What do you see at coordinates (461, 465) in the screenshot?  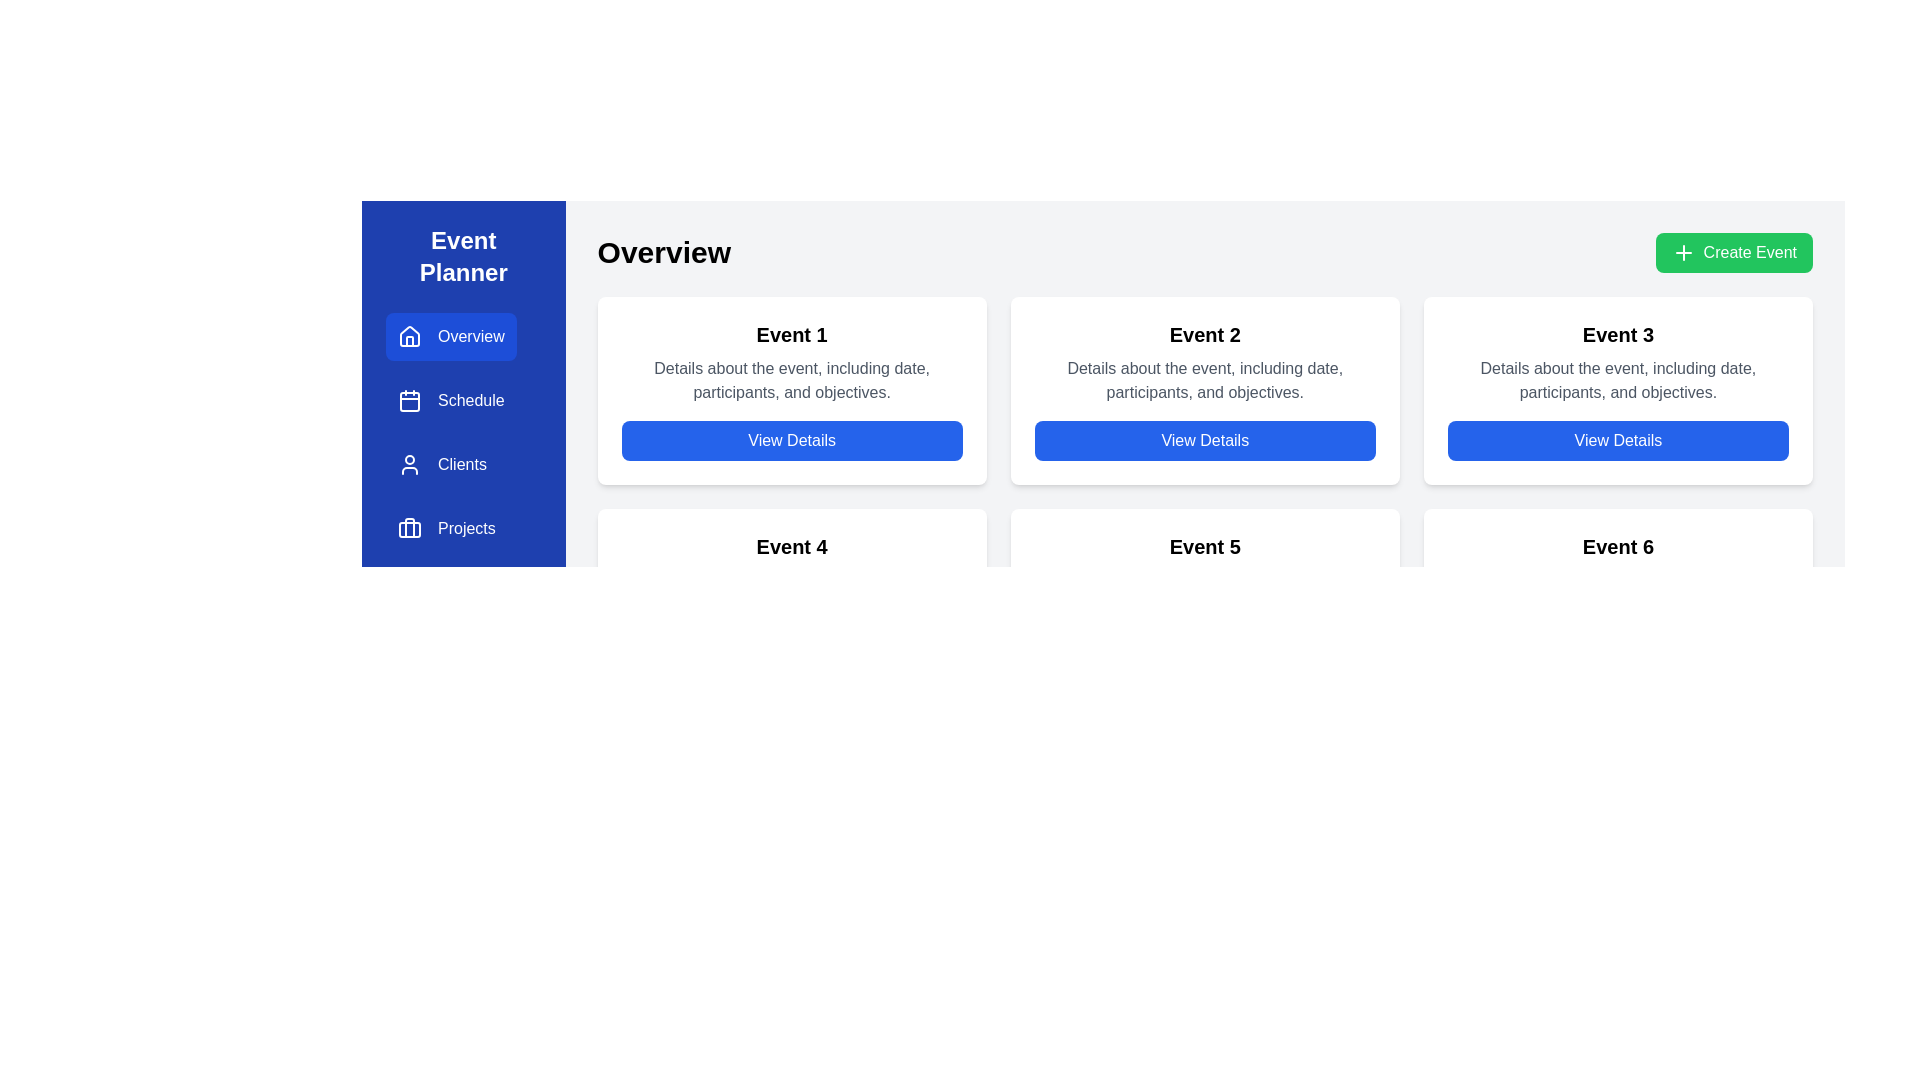 I see `the 'Clients' text label in the vertical navigation menu, which is the third item below 'Schedule' and above 'Projects'` at bounding box center [461, 465].